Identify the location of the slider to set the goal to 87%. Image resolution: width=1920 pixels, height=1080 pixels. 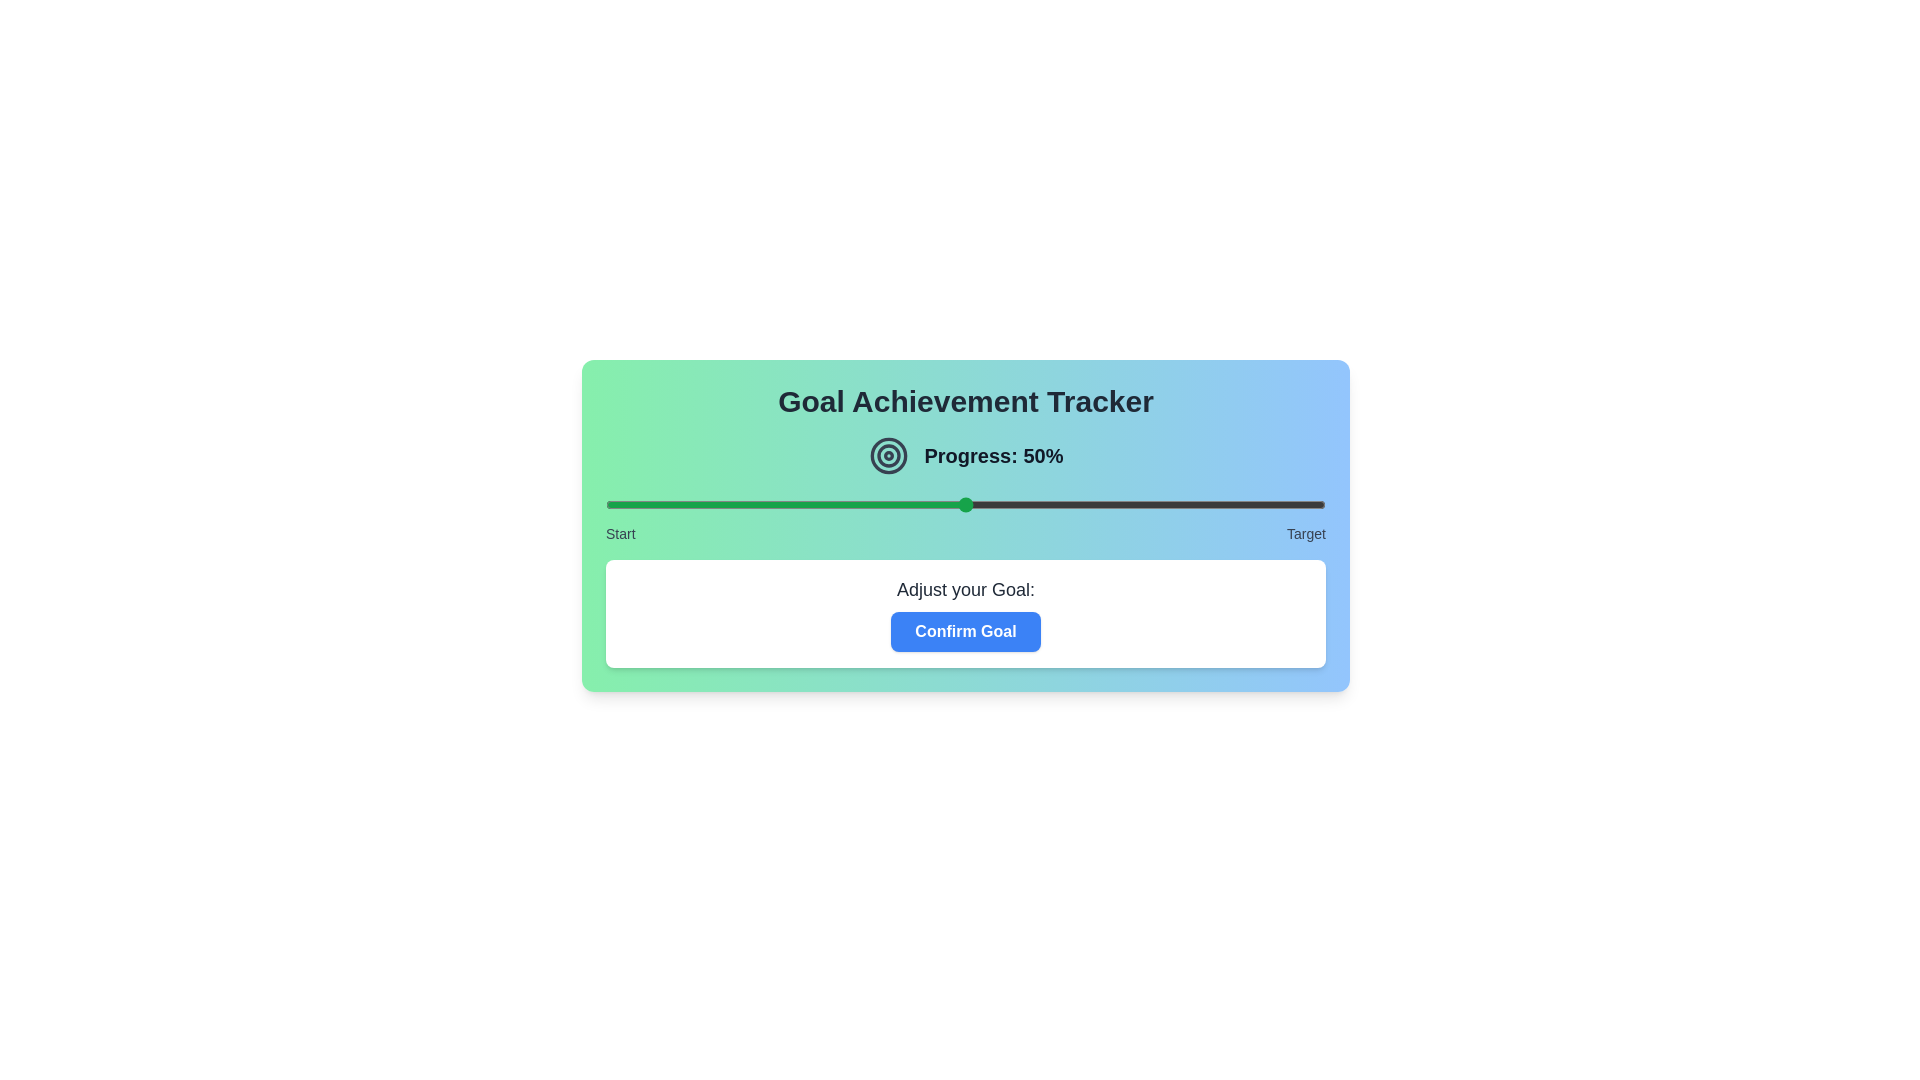
(1231, 504).